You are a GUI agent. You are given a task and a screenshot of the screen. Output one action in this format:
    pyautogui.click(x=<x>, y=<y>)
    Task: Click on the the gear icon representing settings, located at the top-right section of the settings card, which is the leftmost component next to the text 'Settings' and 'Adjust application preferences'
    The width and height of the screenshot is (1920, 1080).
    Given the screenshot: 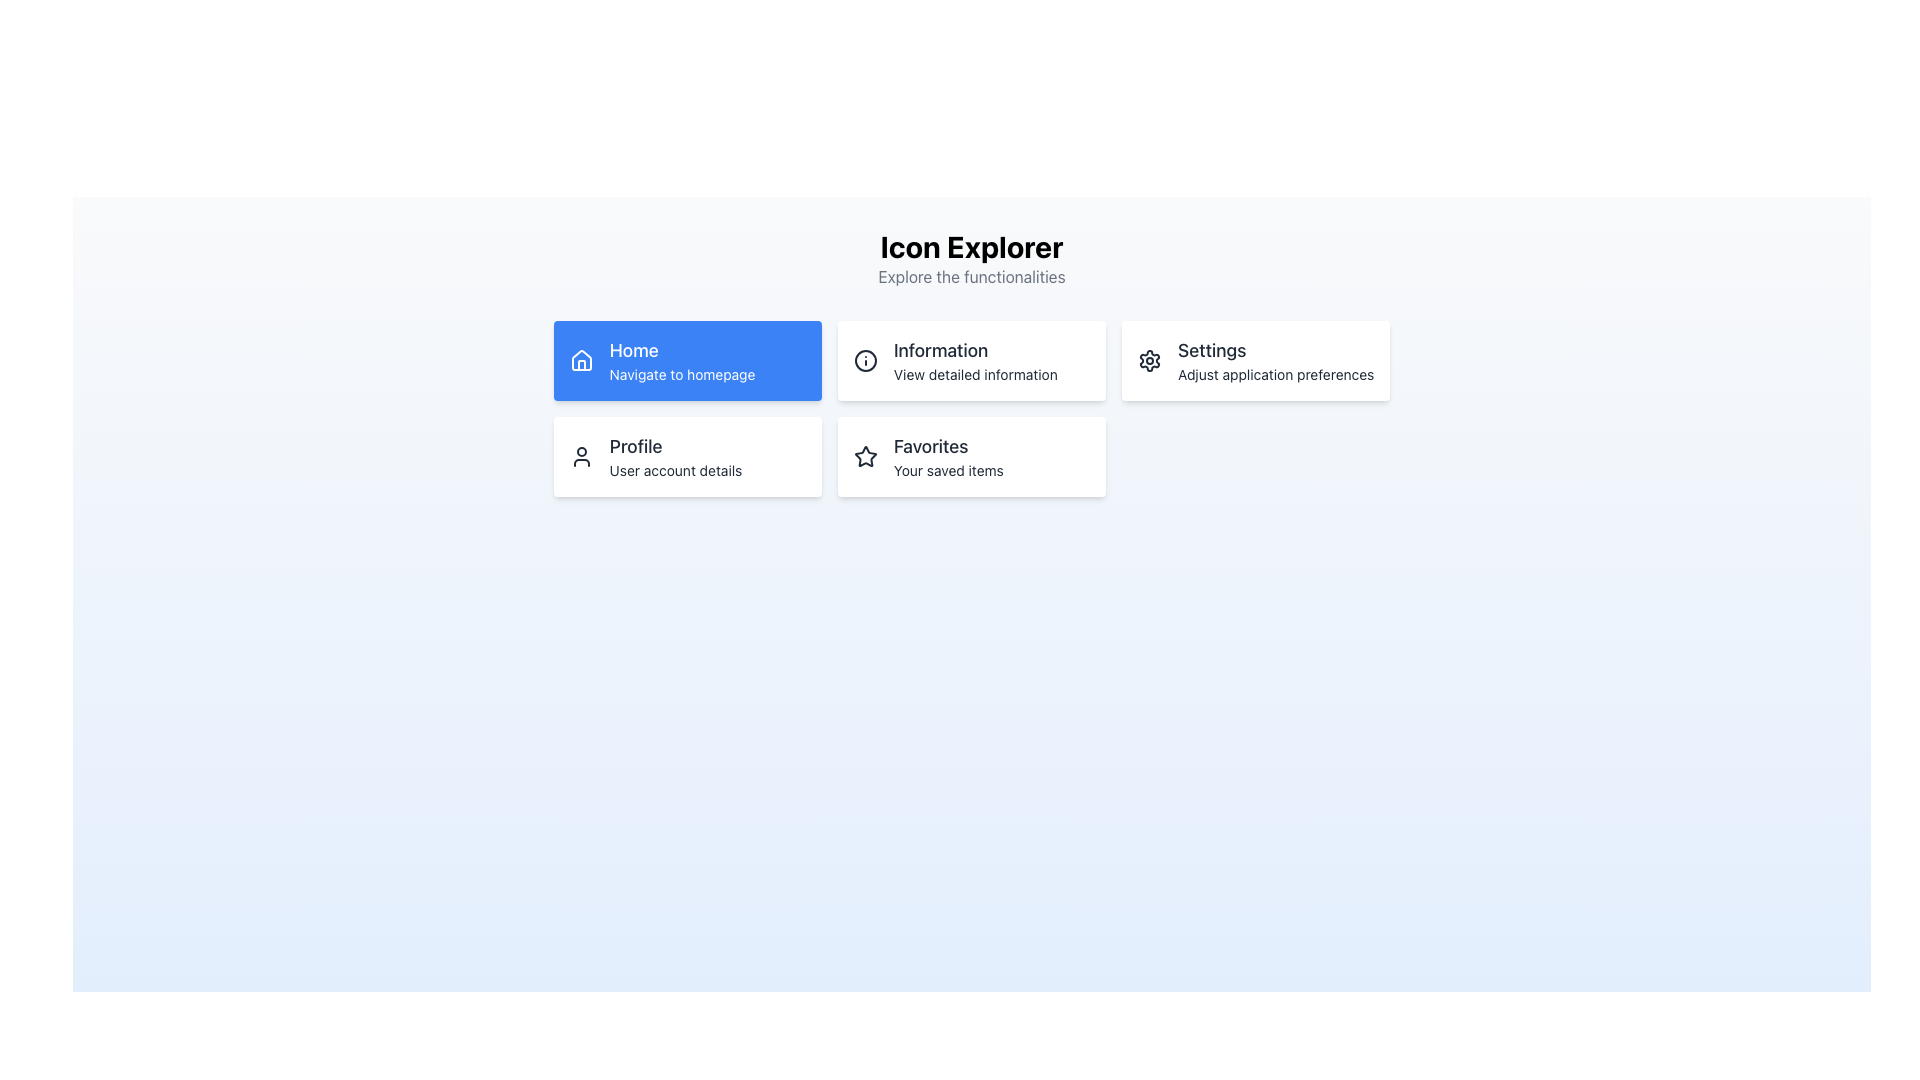 What is the action you would take?
    pyautogui.click(x=1150, y=361)
    